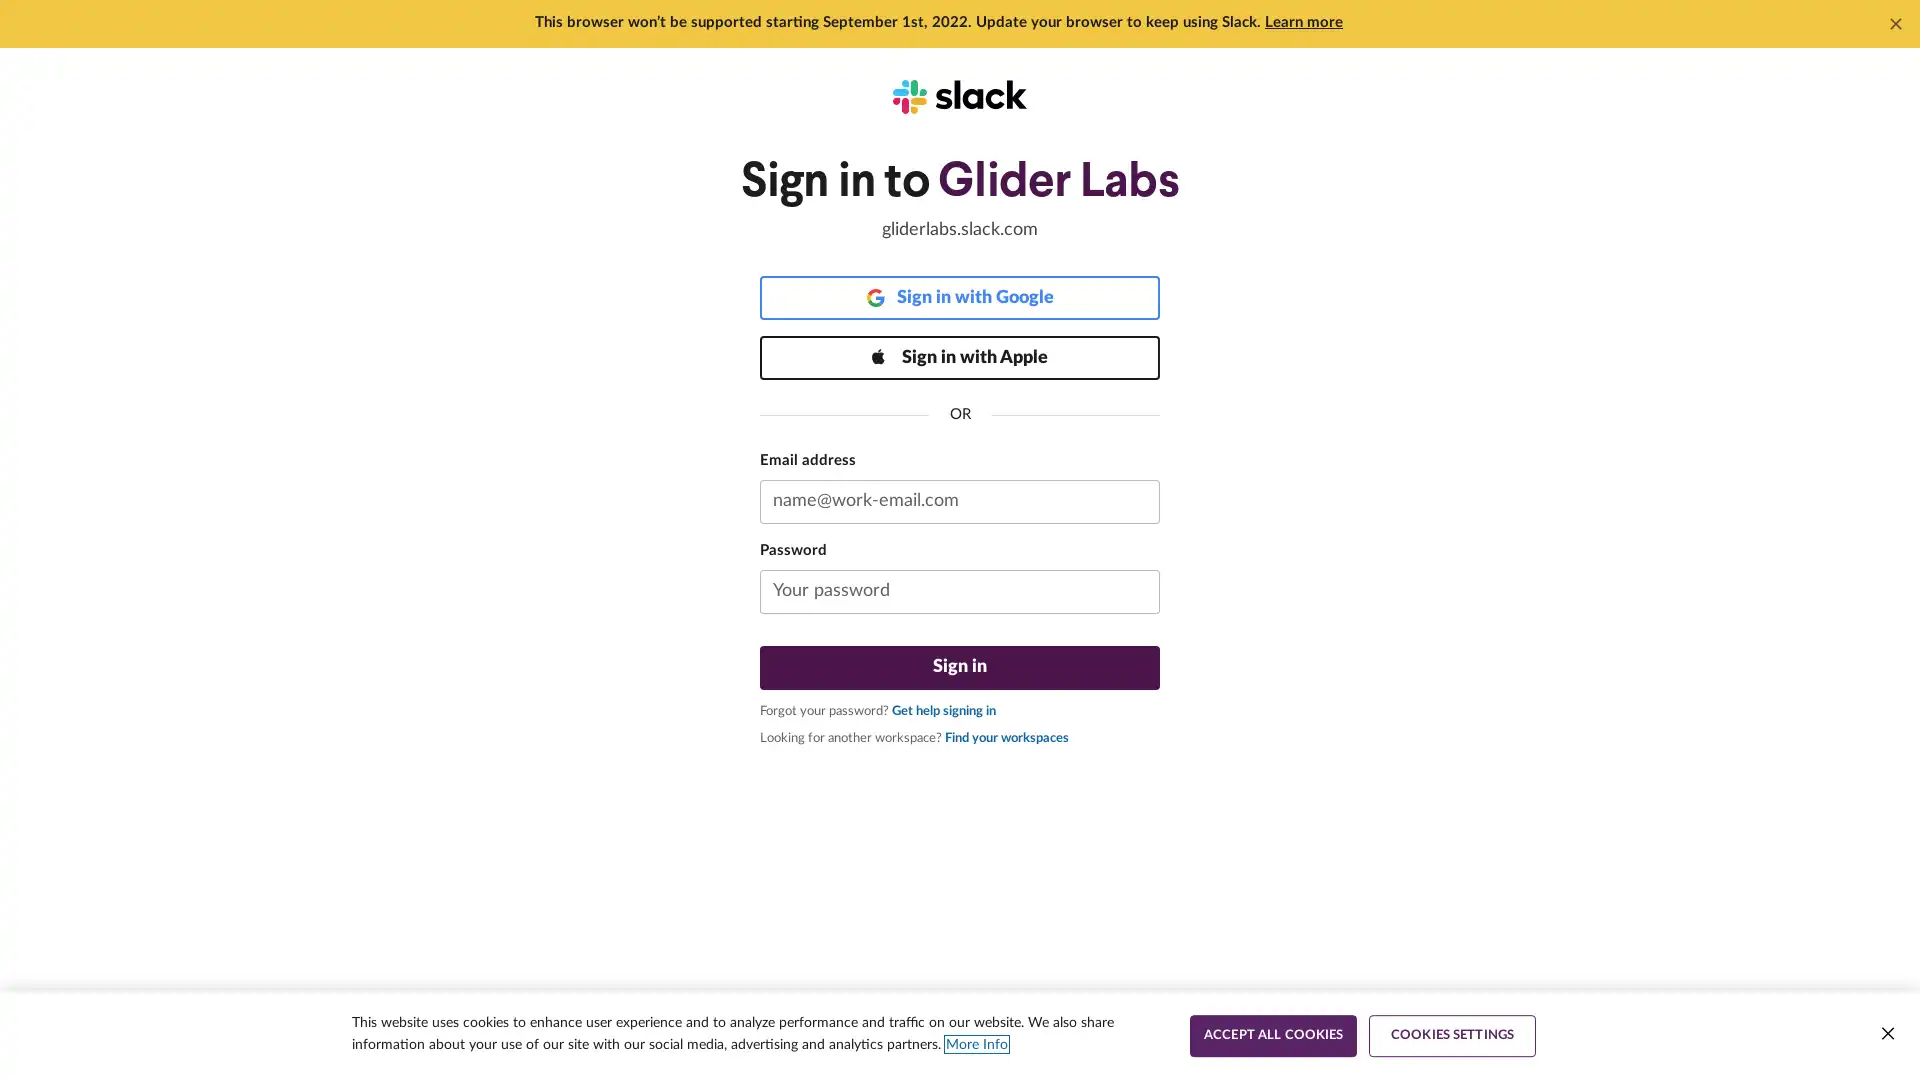  Describe the element at coordinates (1272, 1035) in the screenshot. I see `ACCEPT ALL COOKIES` at that location.